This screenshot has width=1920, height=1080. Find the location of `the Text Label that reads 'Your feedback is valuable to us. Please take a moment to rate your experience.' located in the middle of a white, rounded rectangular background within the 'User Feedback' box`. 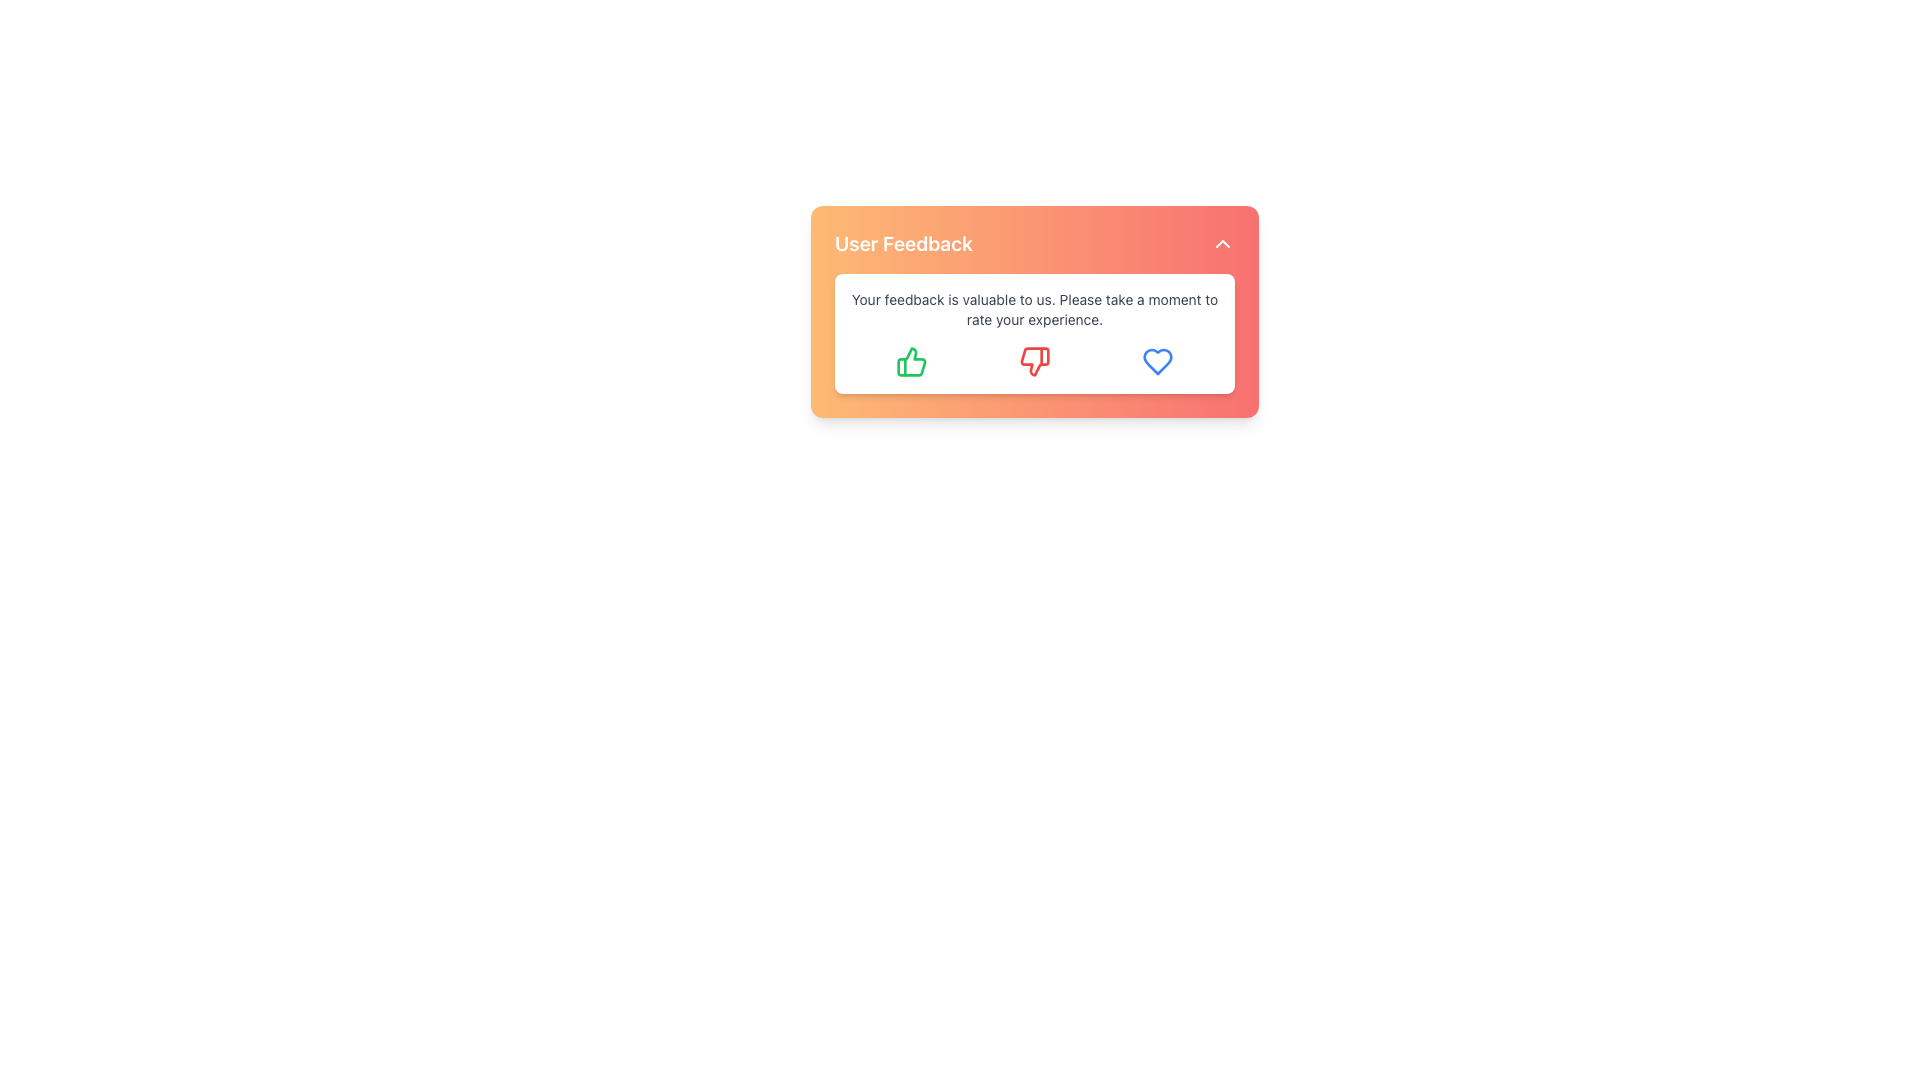

the Text Label that reads 'Your feedback is valuable to us. Please take a moment to rate your experience.' located in the middle of a white, rounded rectangular background within the 'User Feedback' box is located at coordinates (1035, 309).